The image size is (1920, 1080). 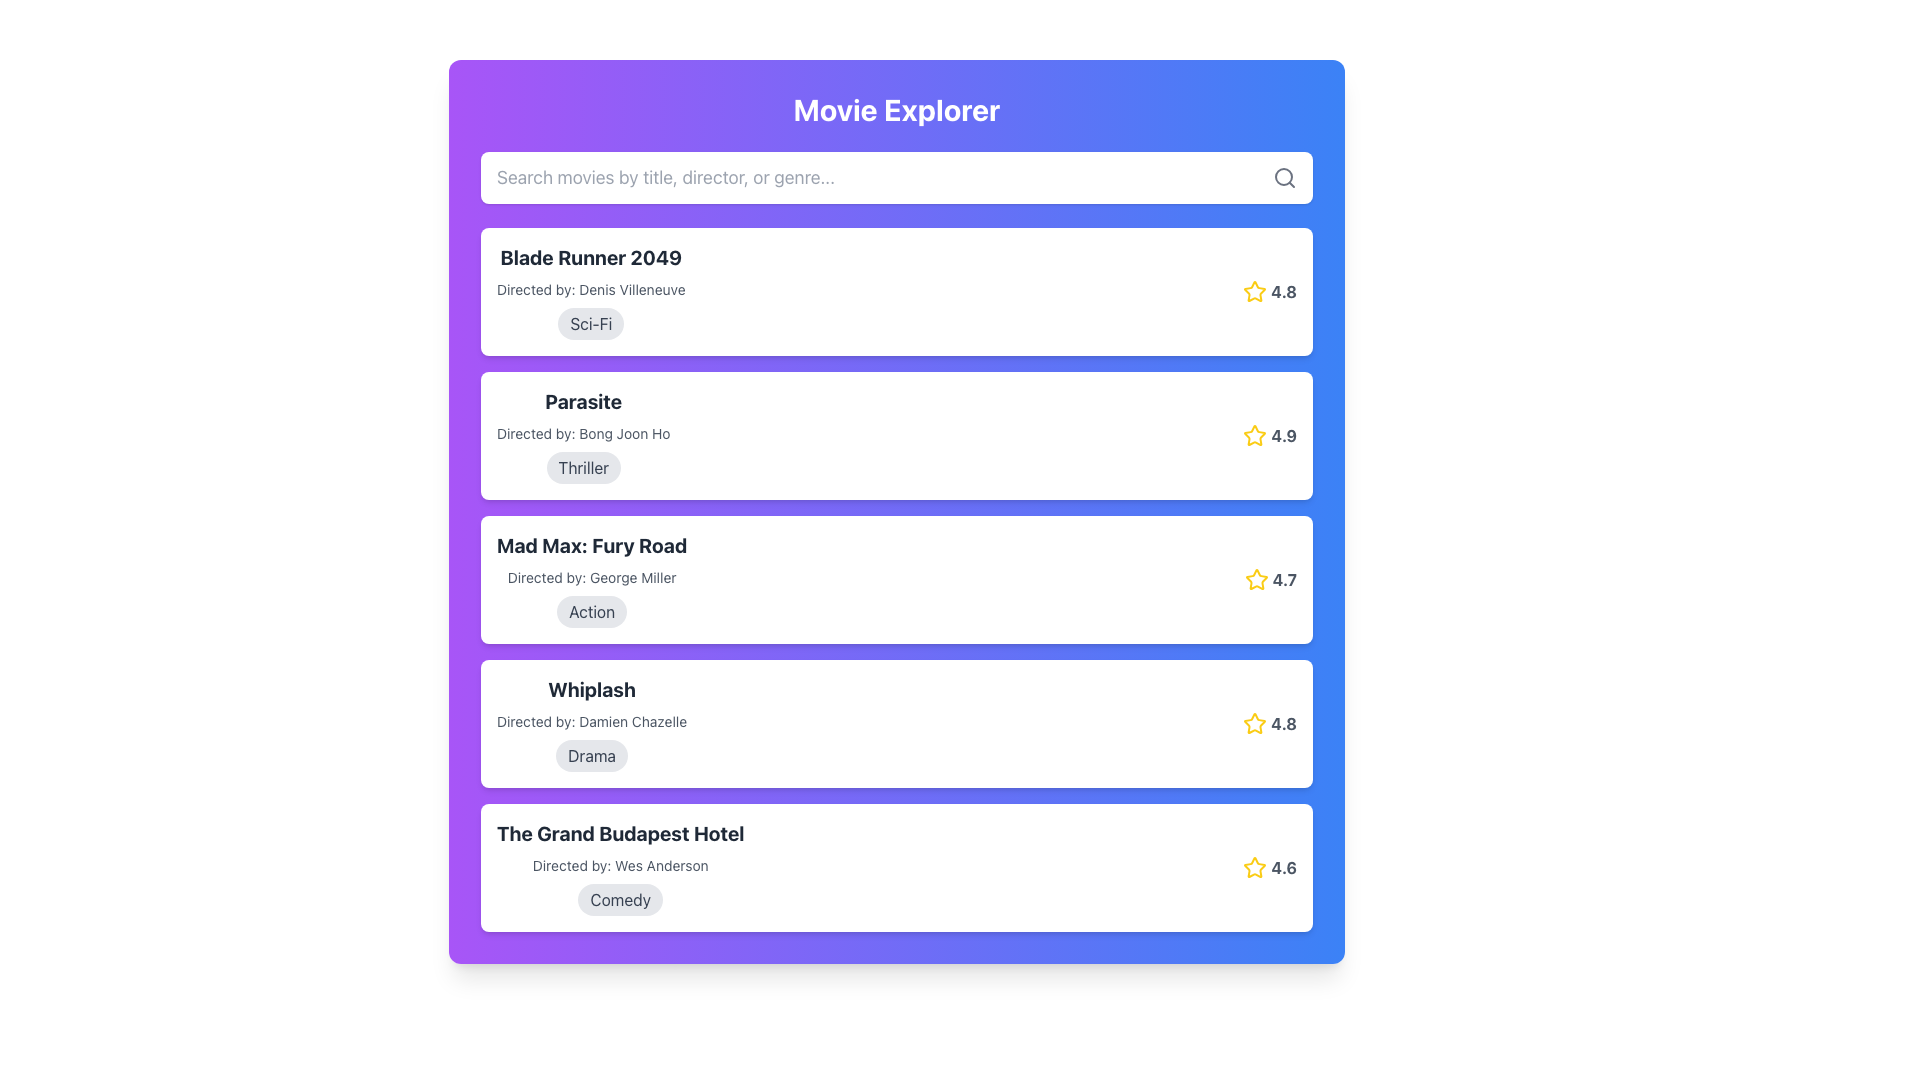 What do you see at coordinates (582, 433) in the screenshot?
I see `text label that provides the name of the director associated with the movie 'Parasite', located below the movie title and above the genre tag 'Thriller'` at bounding box center [582, 433].